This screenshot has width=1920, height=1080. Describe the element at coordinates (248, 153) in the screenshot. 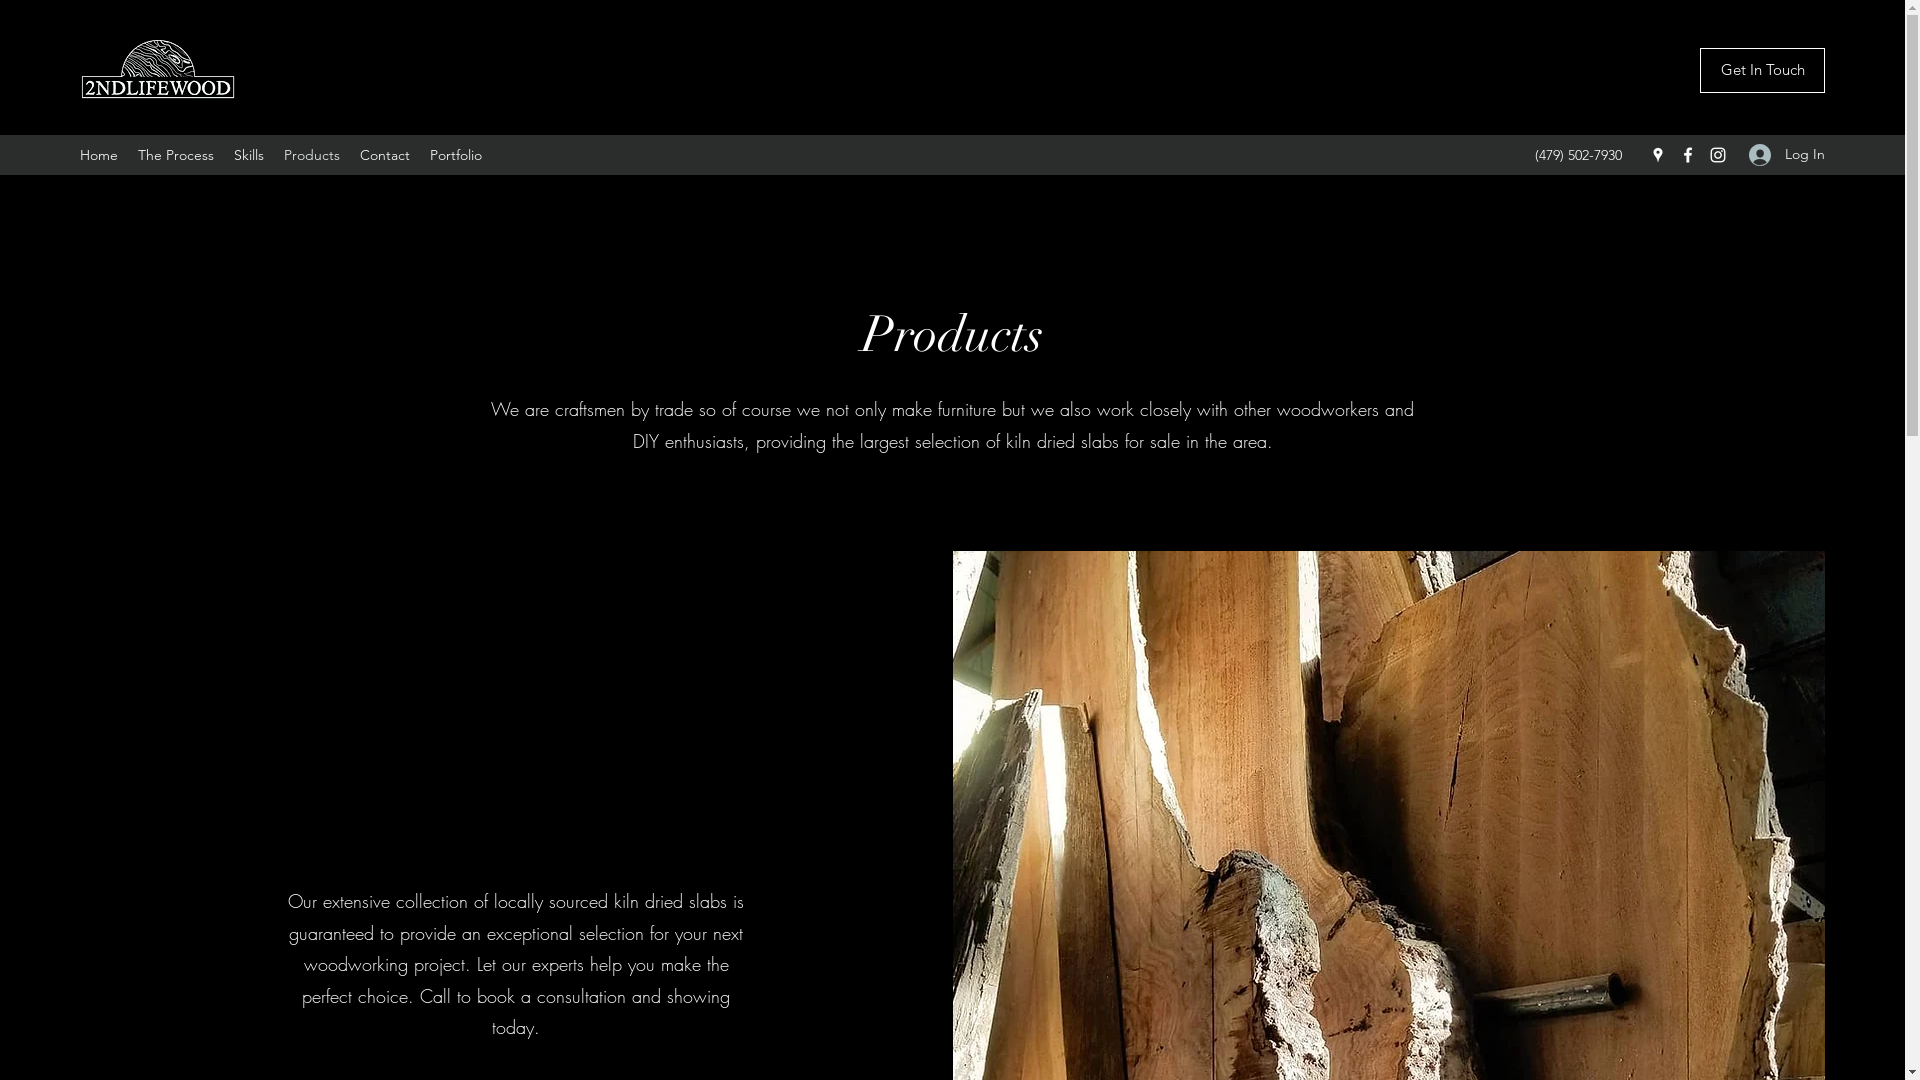

I see `'Skills'` at that location.